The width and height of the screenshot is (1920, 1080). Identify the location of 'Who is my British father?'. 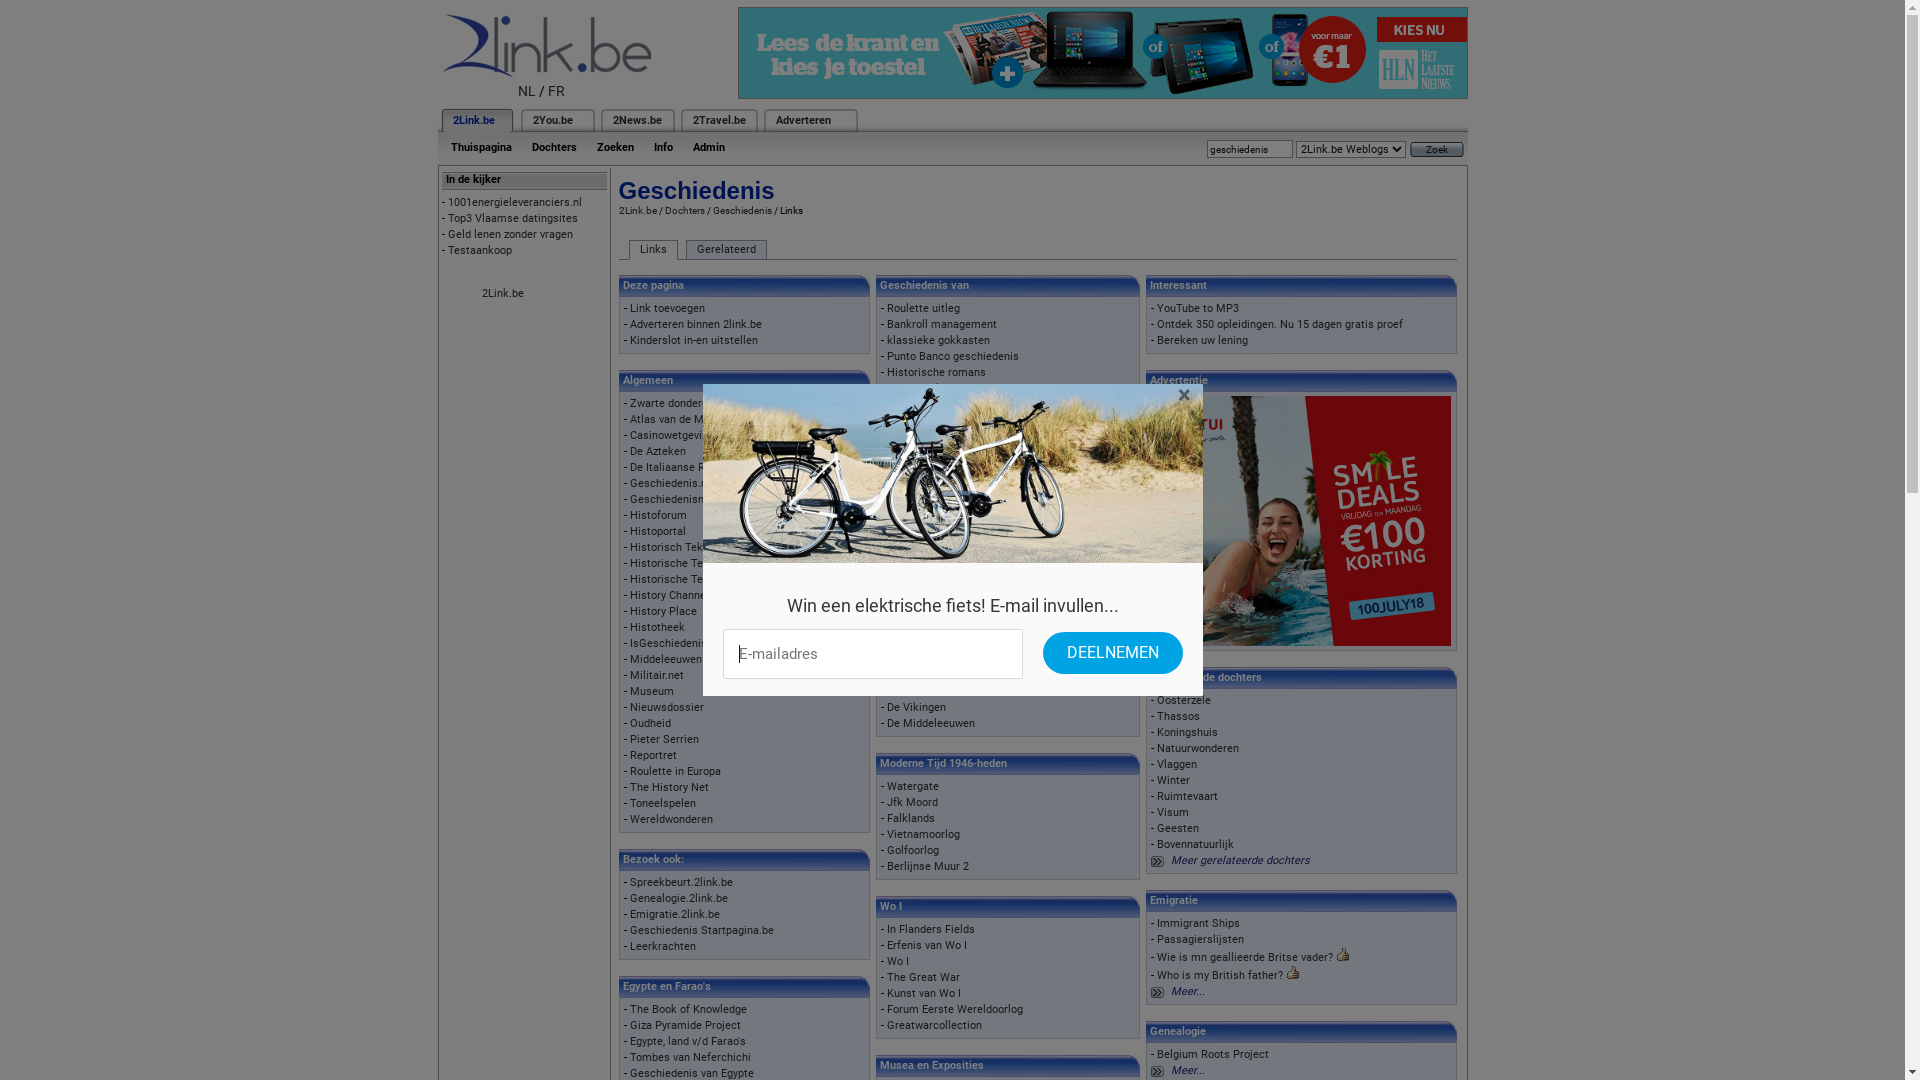
(1218, 974).